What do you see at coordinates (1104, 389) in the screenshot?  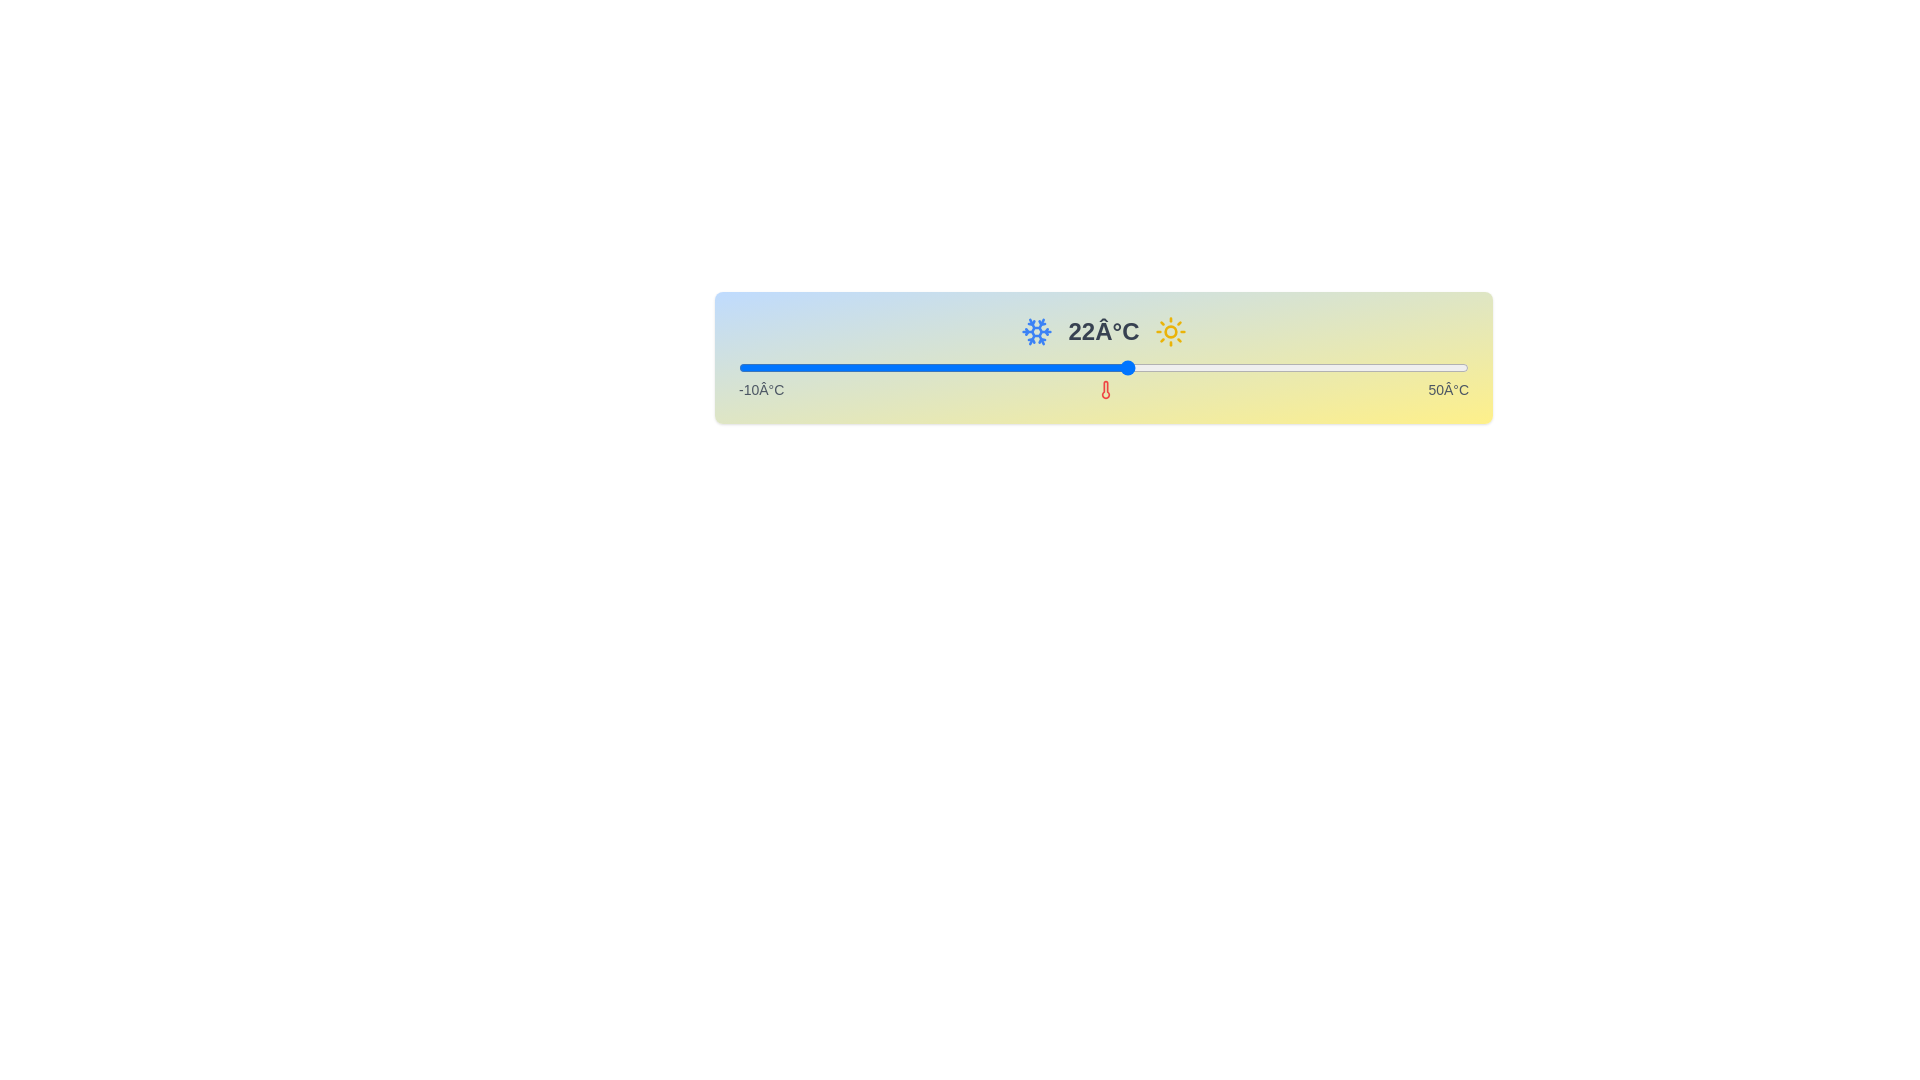 I see `the thermometer icon` at bounding box center [1104, 389].